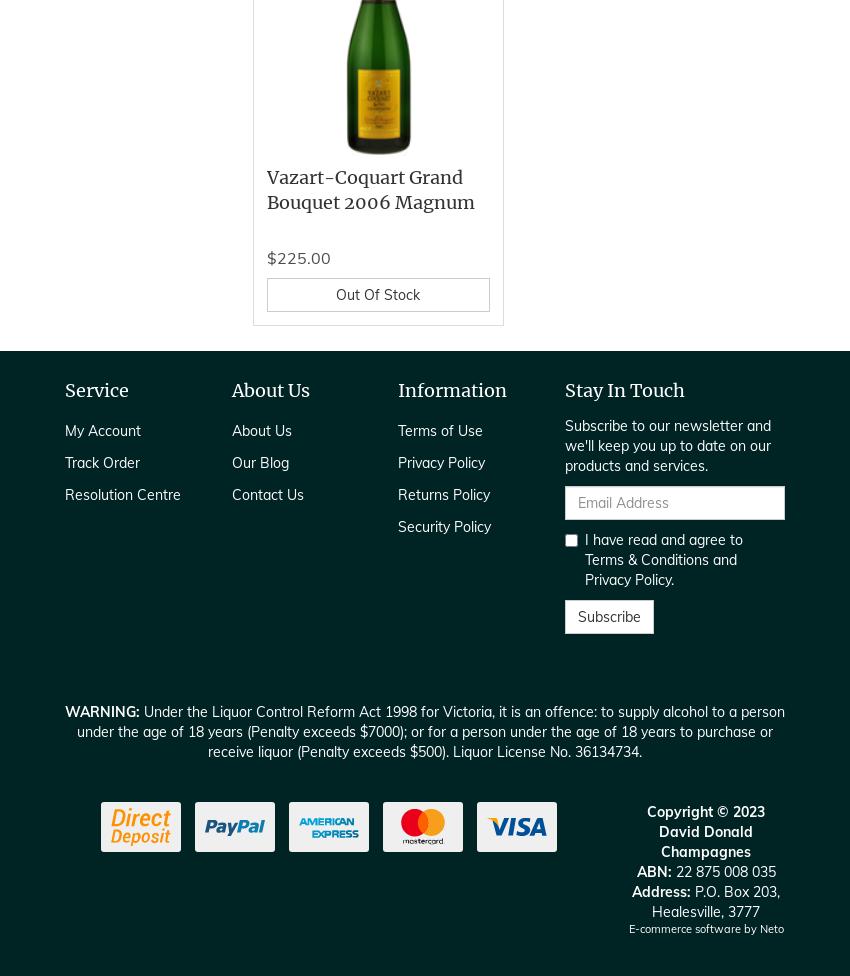  Describe the element at coordinates (101, 461) in the screenshot. I see `'Track Order'` at that location.